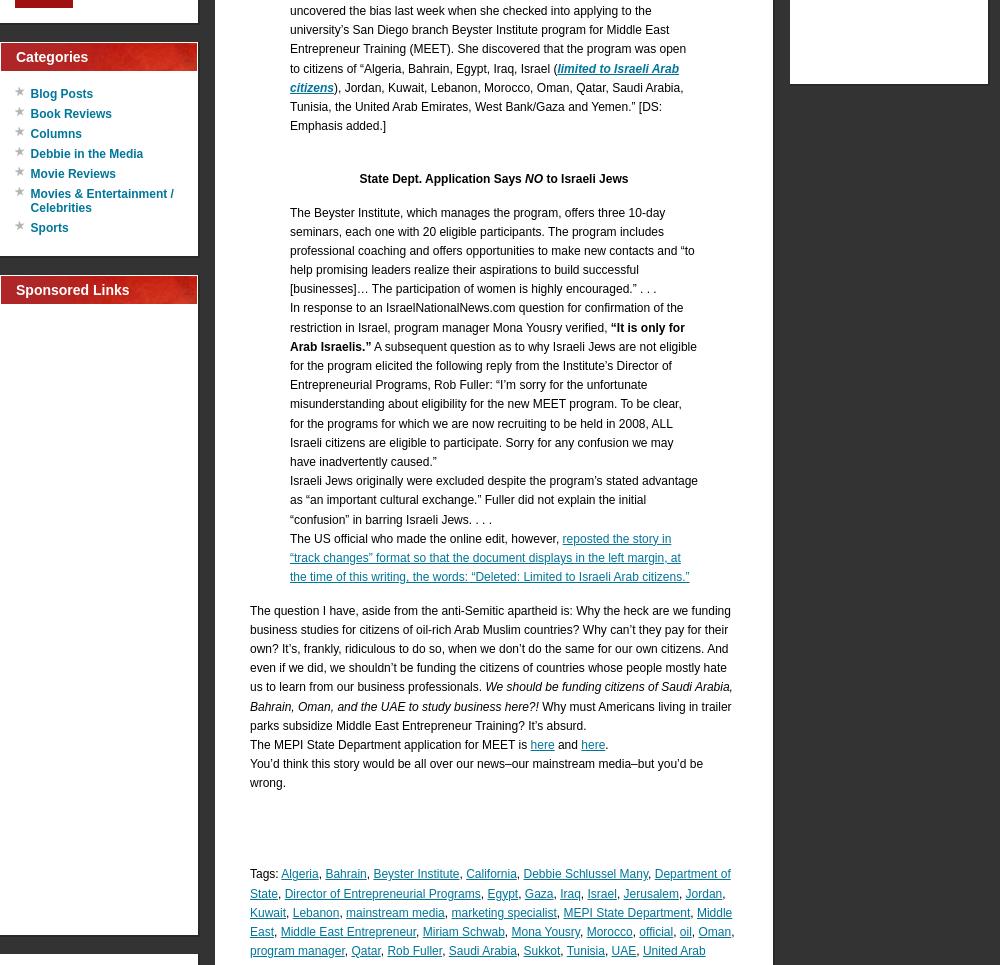  What do you see at coordinates (656, 931) in the screenshot?
I see `'official'` at bounding box center [656, 931].